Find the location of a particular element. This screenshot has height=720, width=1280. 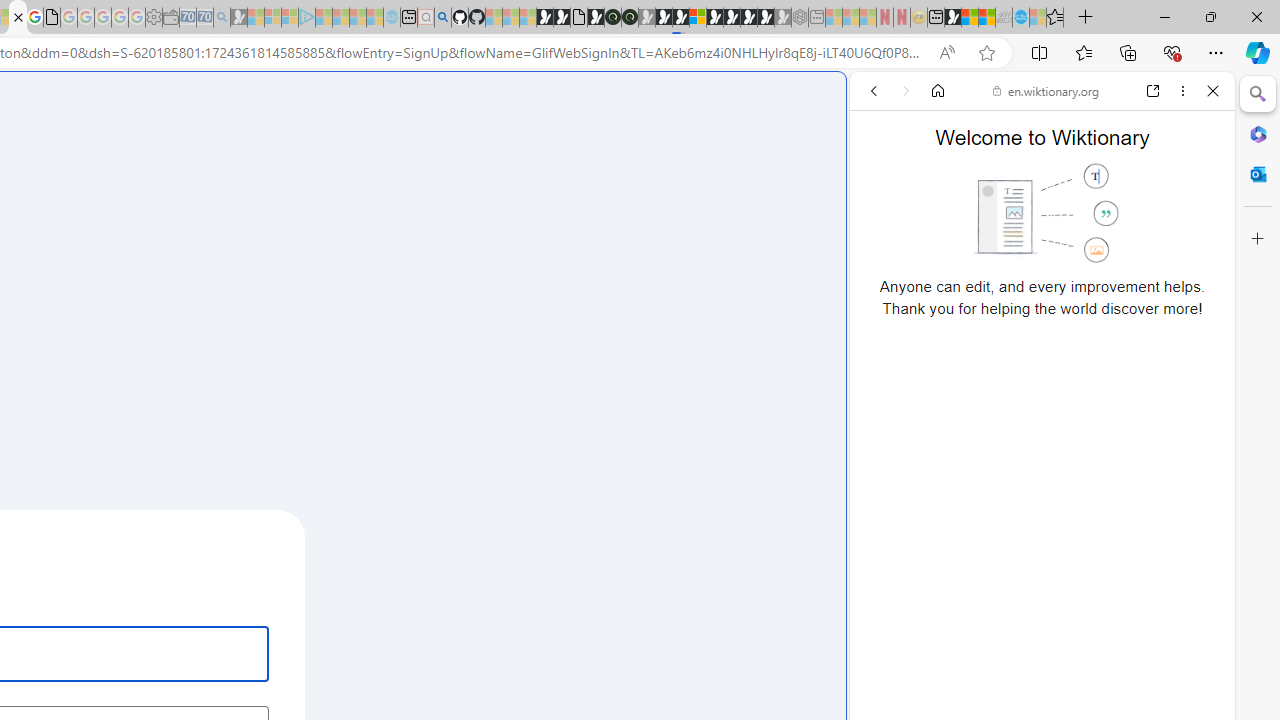

'Tabs you' is located at coordinates (276, 265).